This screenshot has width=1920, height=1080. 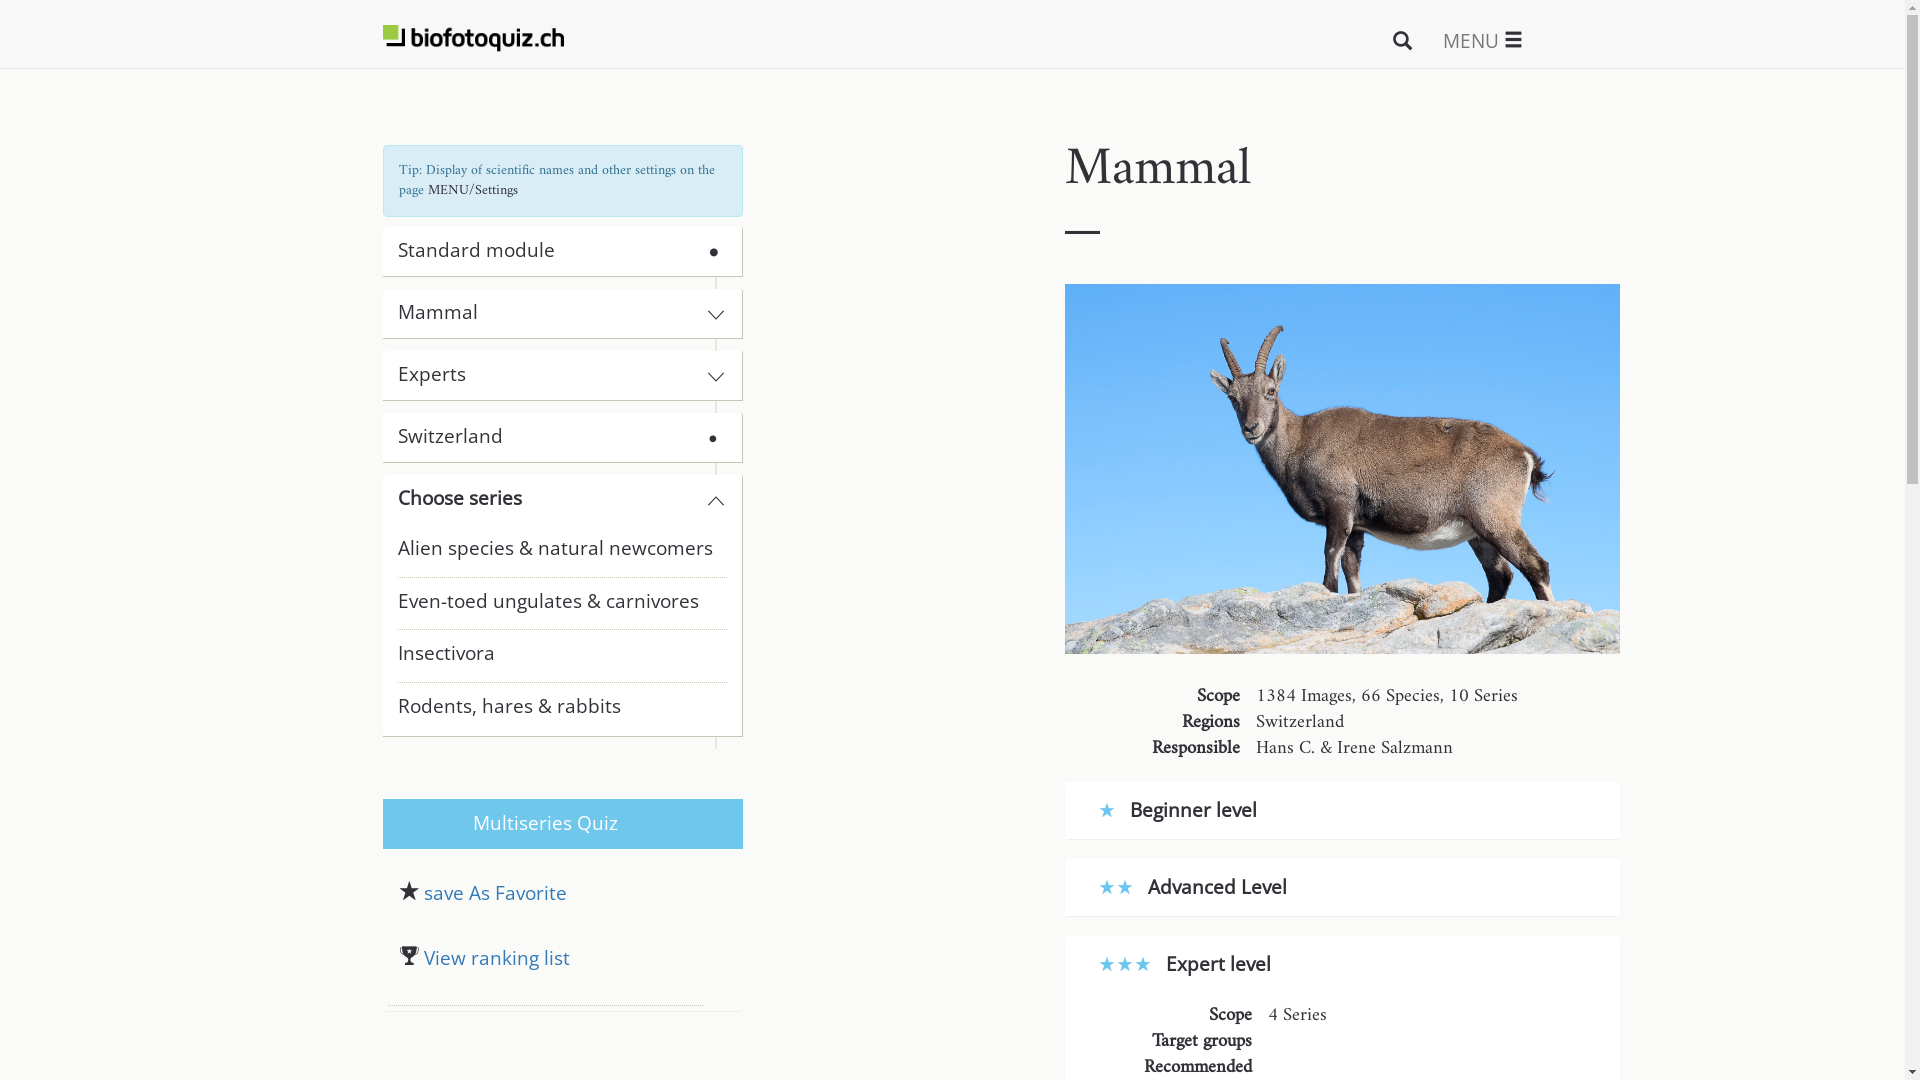 What do you see at coordinates (1185, 966) in the screenshot?
I see `'Expert level'` at bounding box center [1185, 966].